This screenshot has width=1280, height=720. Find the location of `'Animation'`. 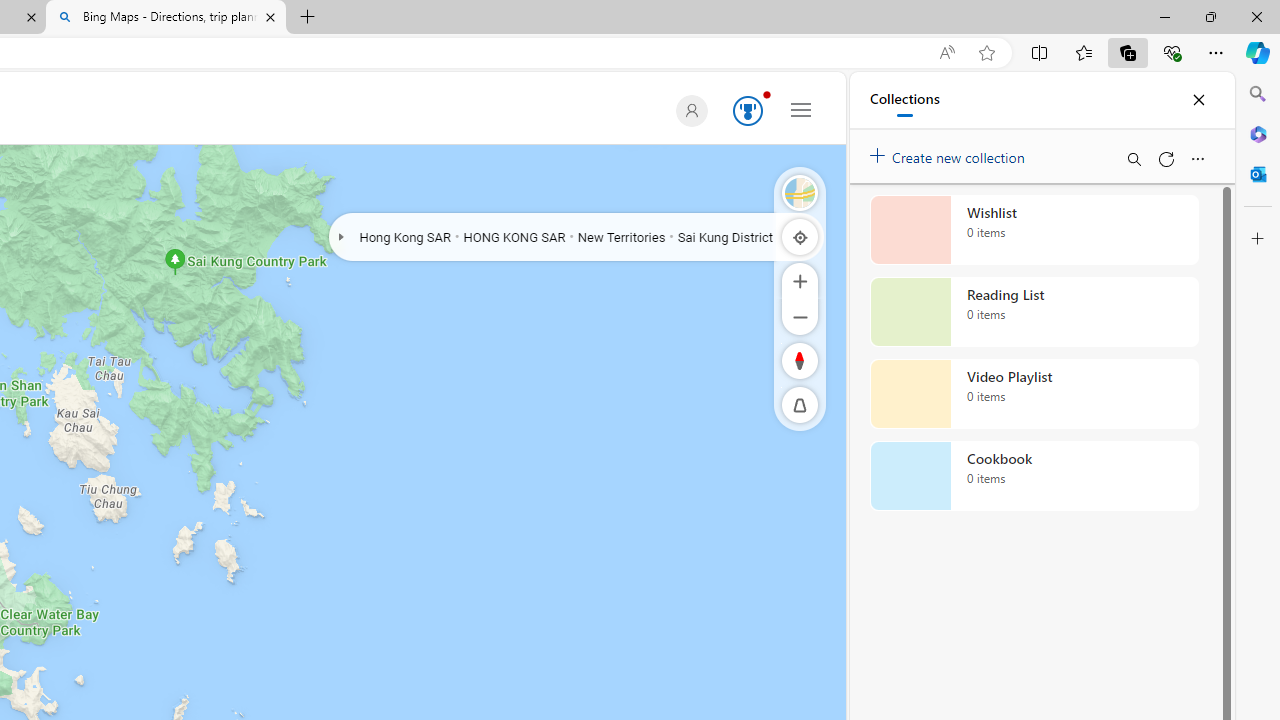

'Animation' is located at coordinates (765, 95).